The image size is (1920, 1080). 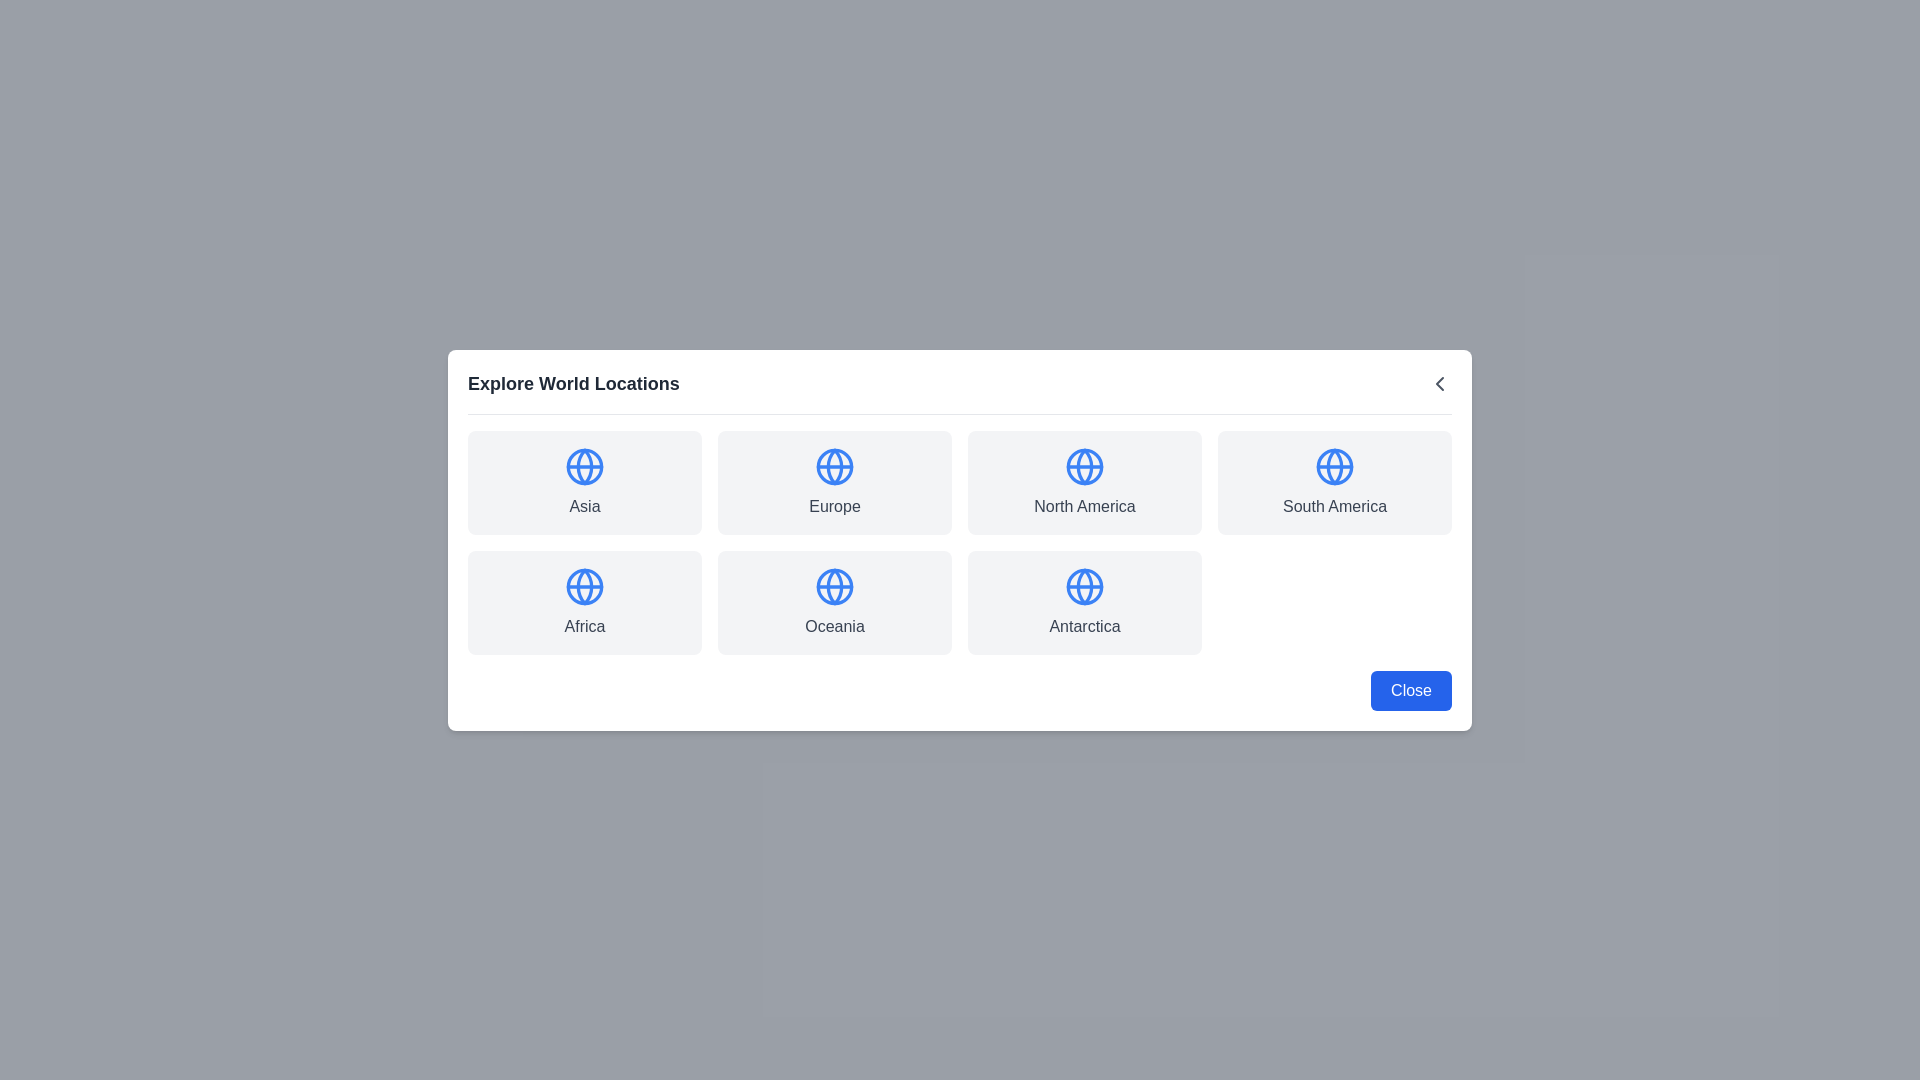 I want to click on the location Oceania to select it, so click(x=835, y=601).